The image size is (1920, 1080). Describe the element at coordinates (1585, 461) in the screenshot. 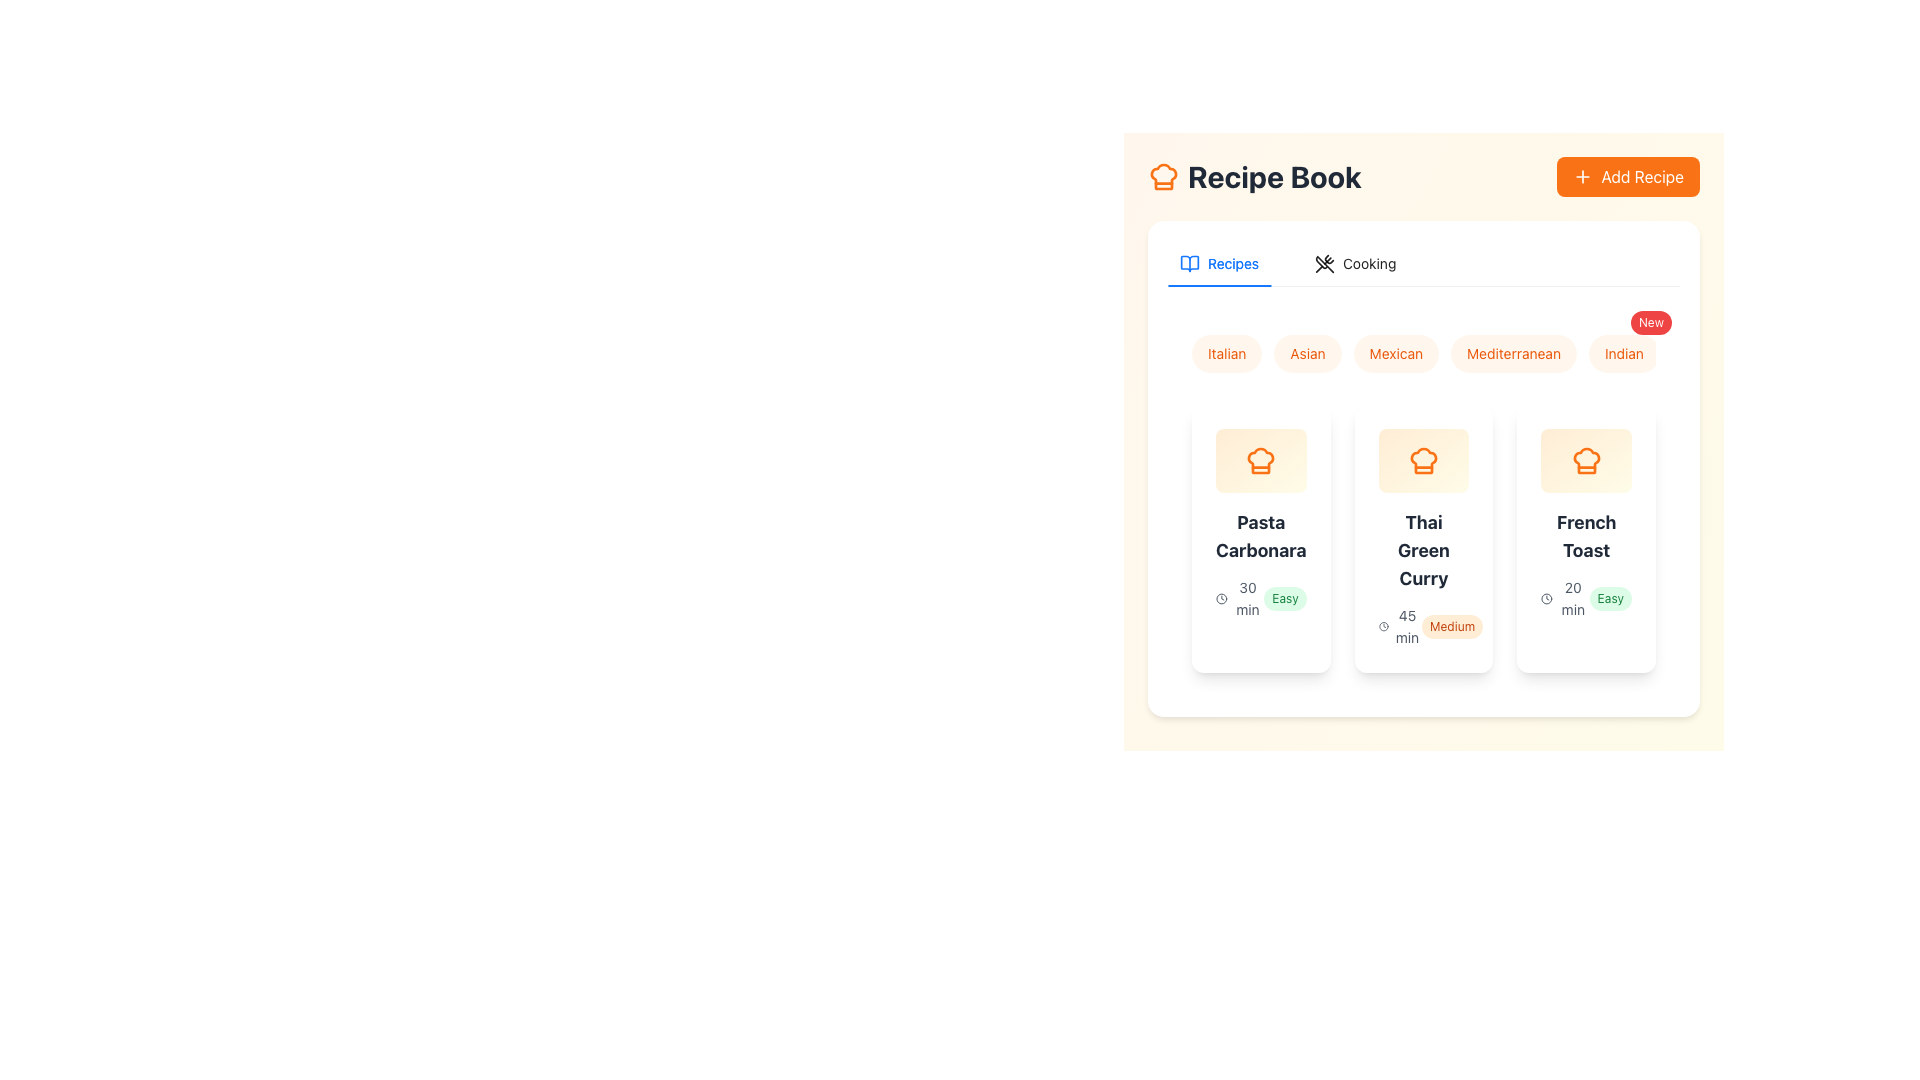

I see `the chef's hat icon outlined in orange, which is located near the top-left corner of the interface, adjacent to the 'Recipe Book' text header, to understand its functionality` at that location.